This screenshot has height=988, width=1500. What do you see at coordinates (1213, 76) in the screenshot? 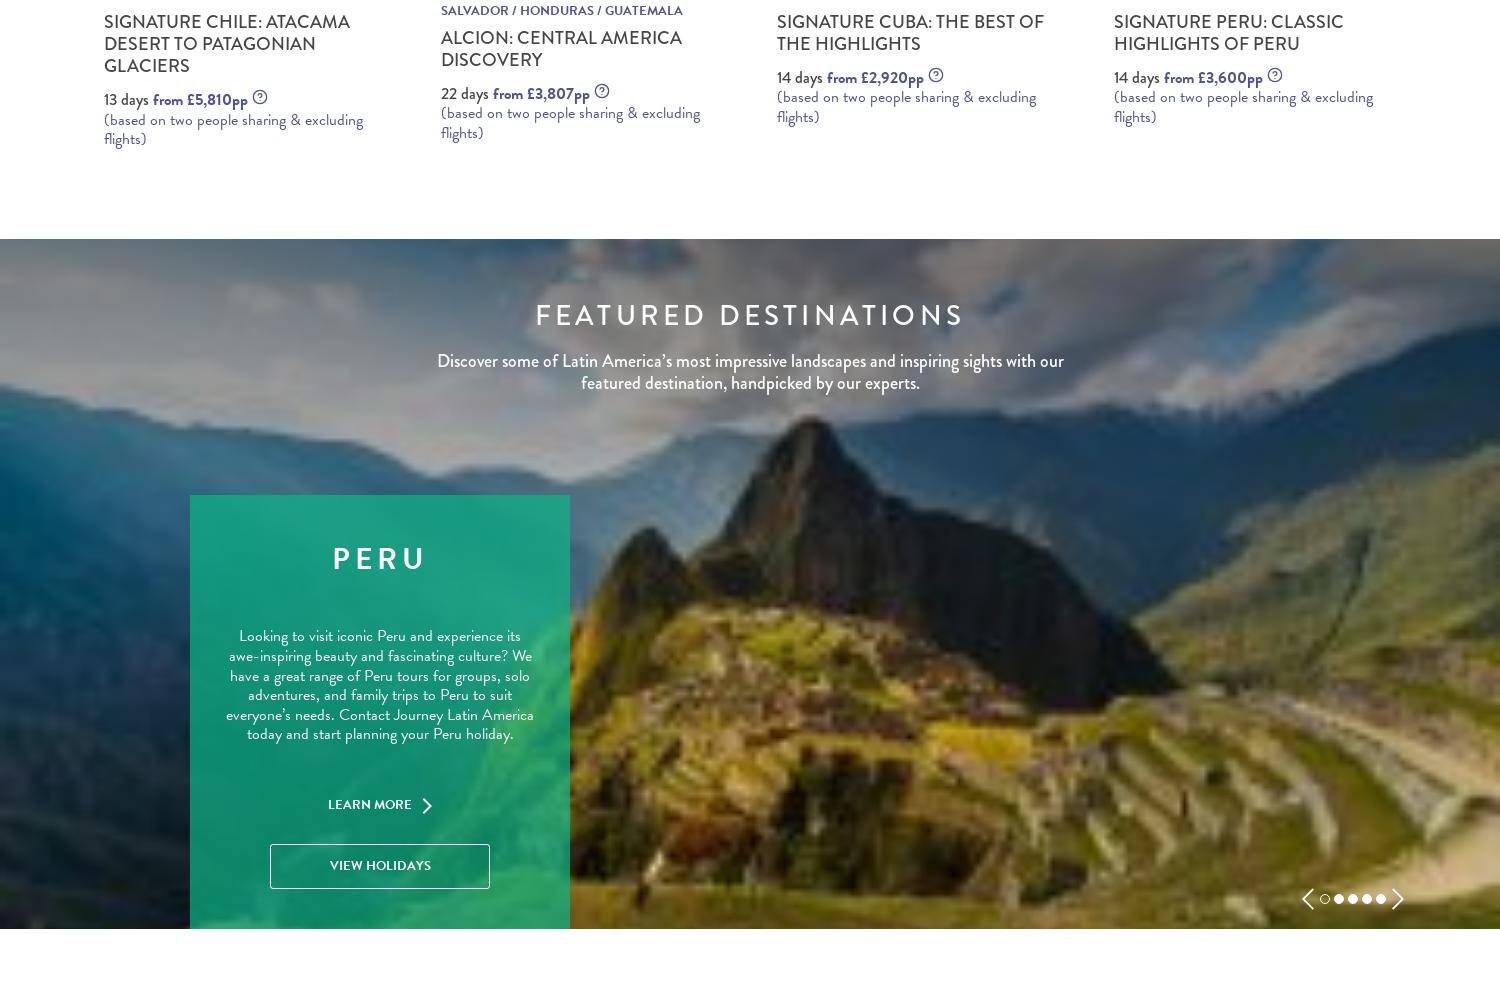
I see `'from £3,600pp'` at bounding box center [1213, 76].